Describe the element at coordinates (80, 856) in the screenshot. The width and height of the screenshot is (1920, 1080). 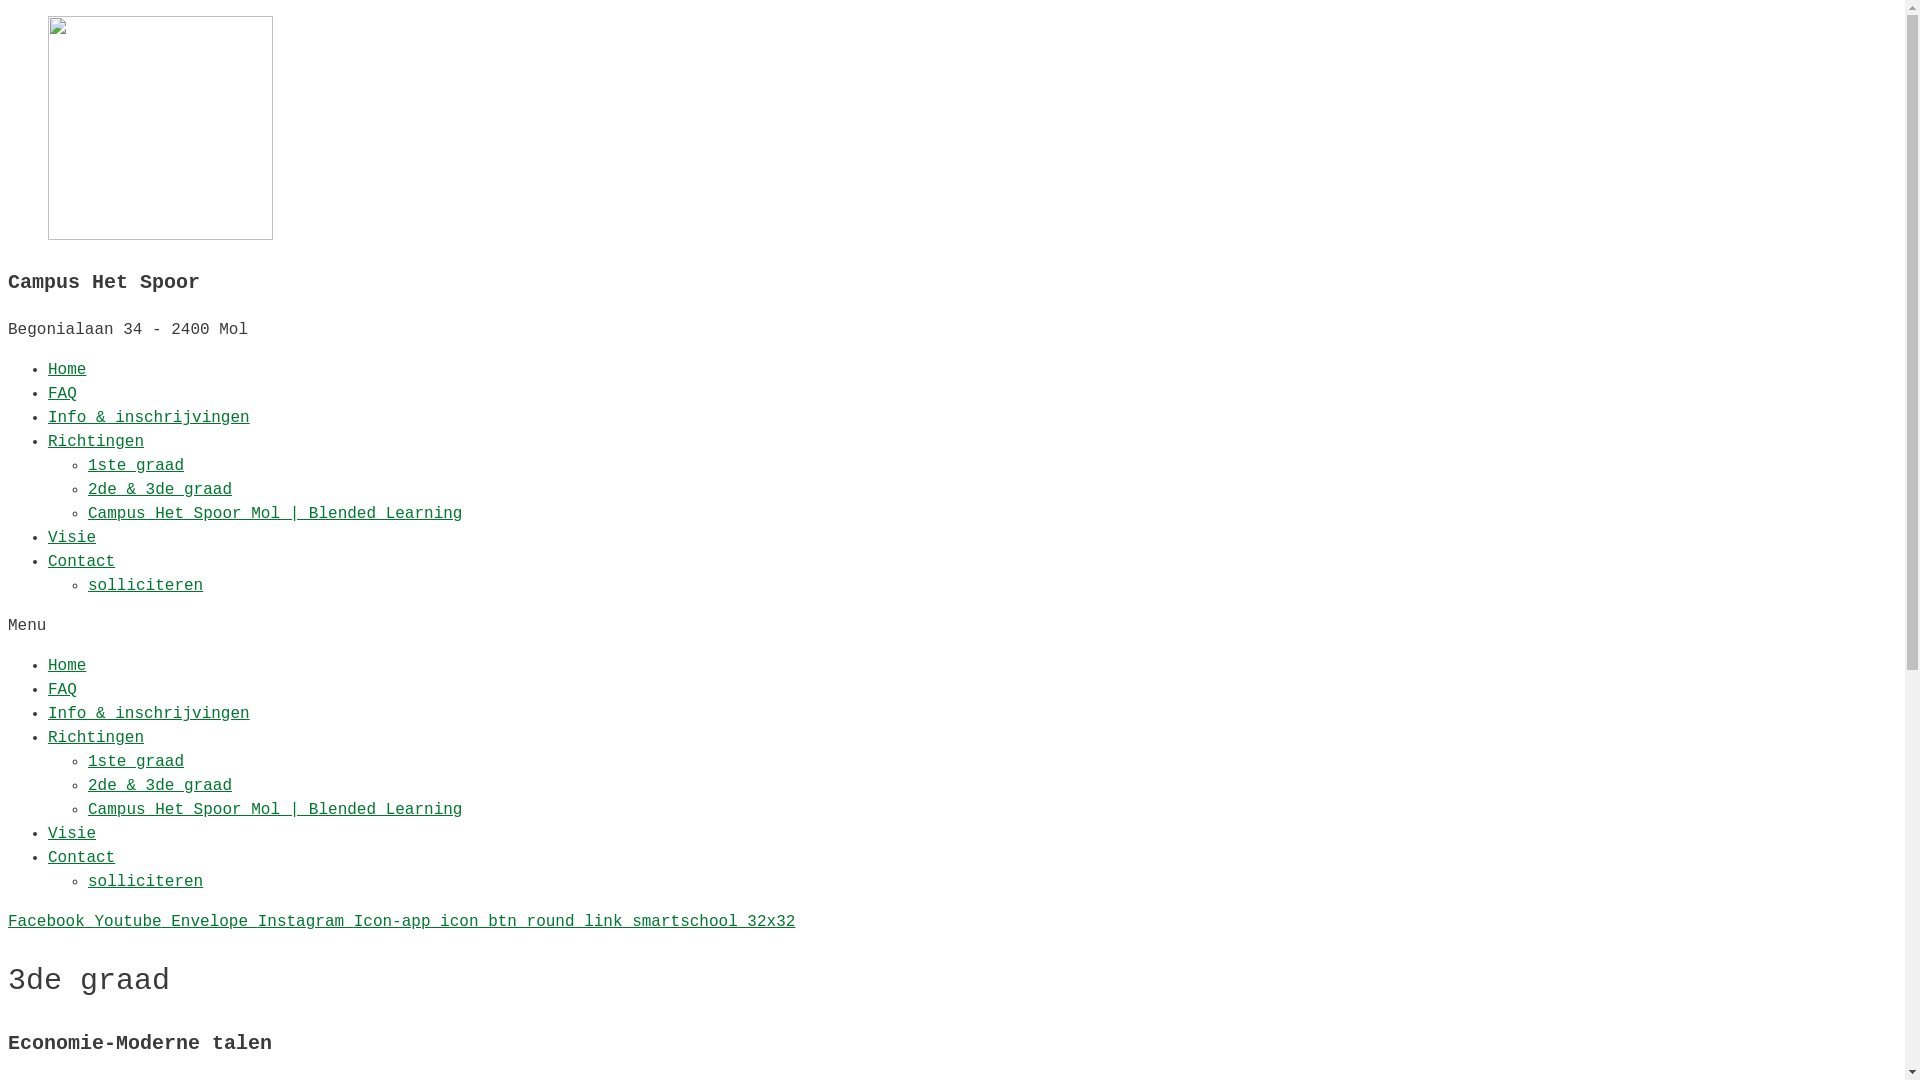
I see `'Contact'` at that location.